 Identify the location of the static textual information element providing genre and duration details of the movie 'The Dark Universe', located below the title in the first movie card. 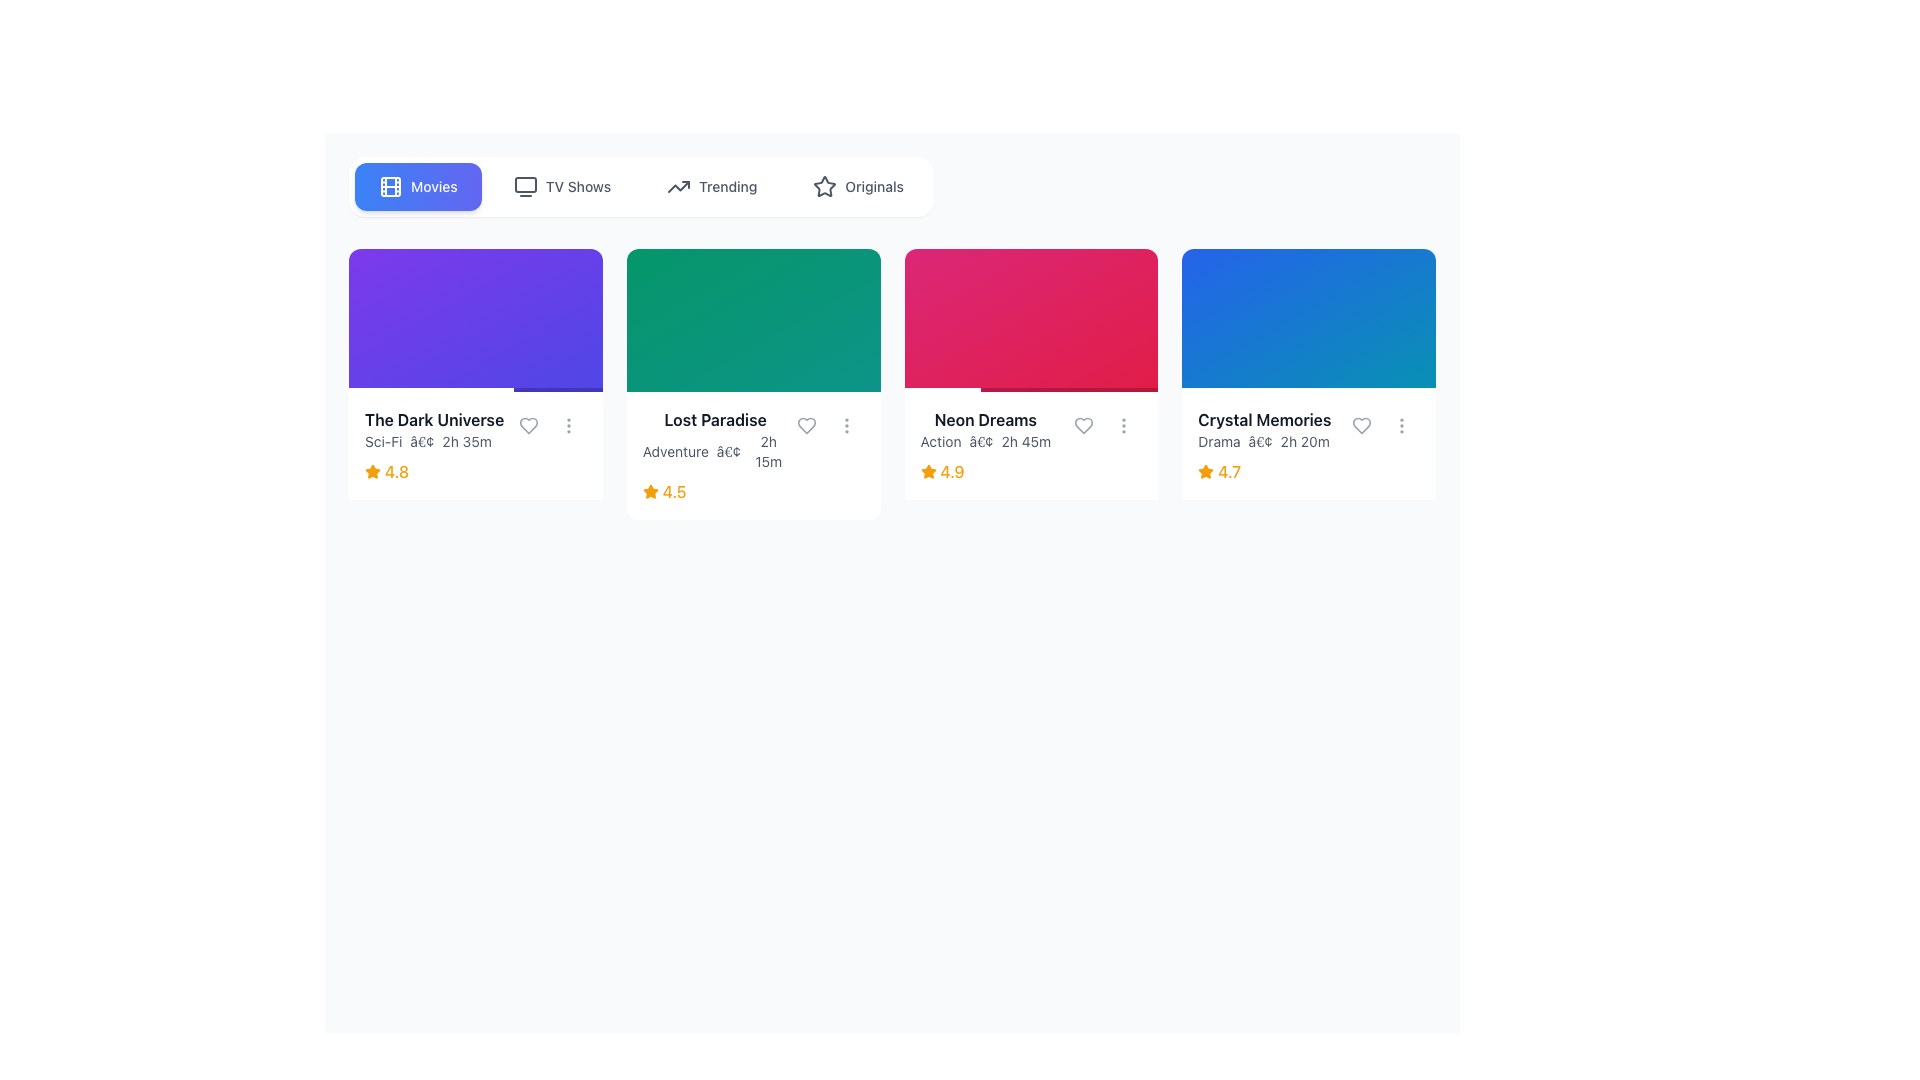
(433, 440).